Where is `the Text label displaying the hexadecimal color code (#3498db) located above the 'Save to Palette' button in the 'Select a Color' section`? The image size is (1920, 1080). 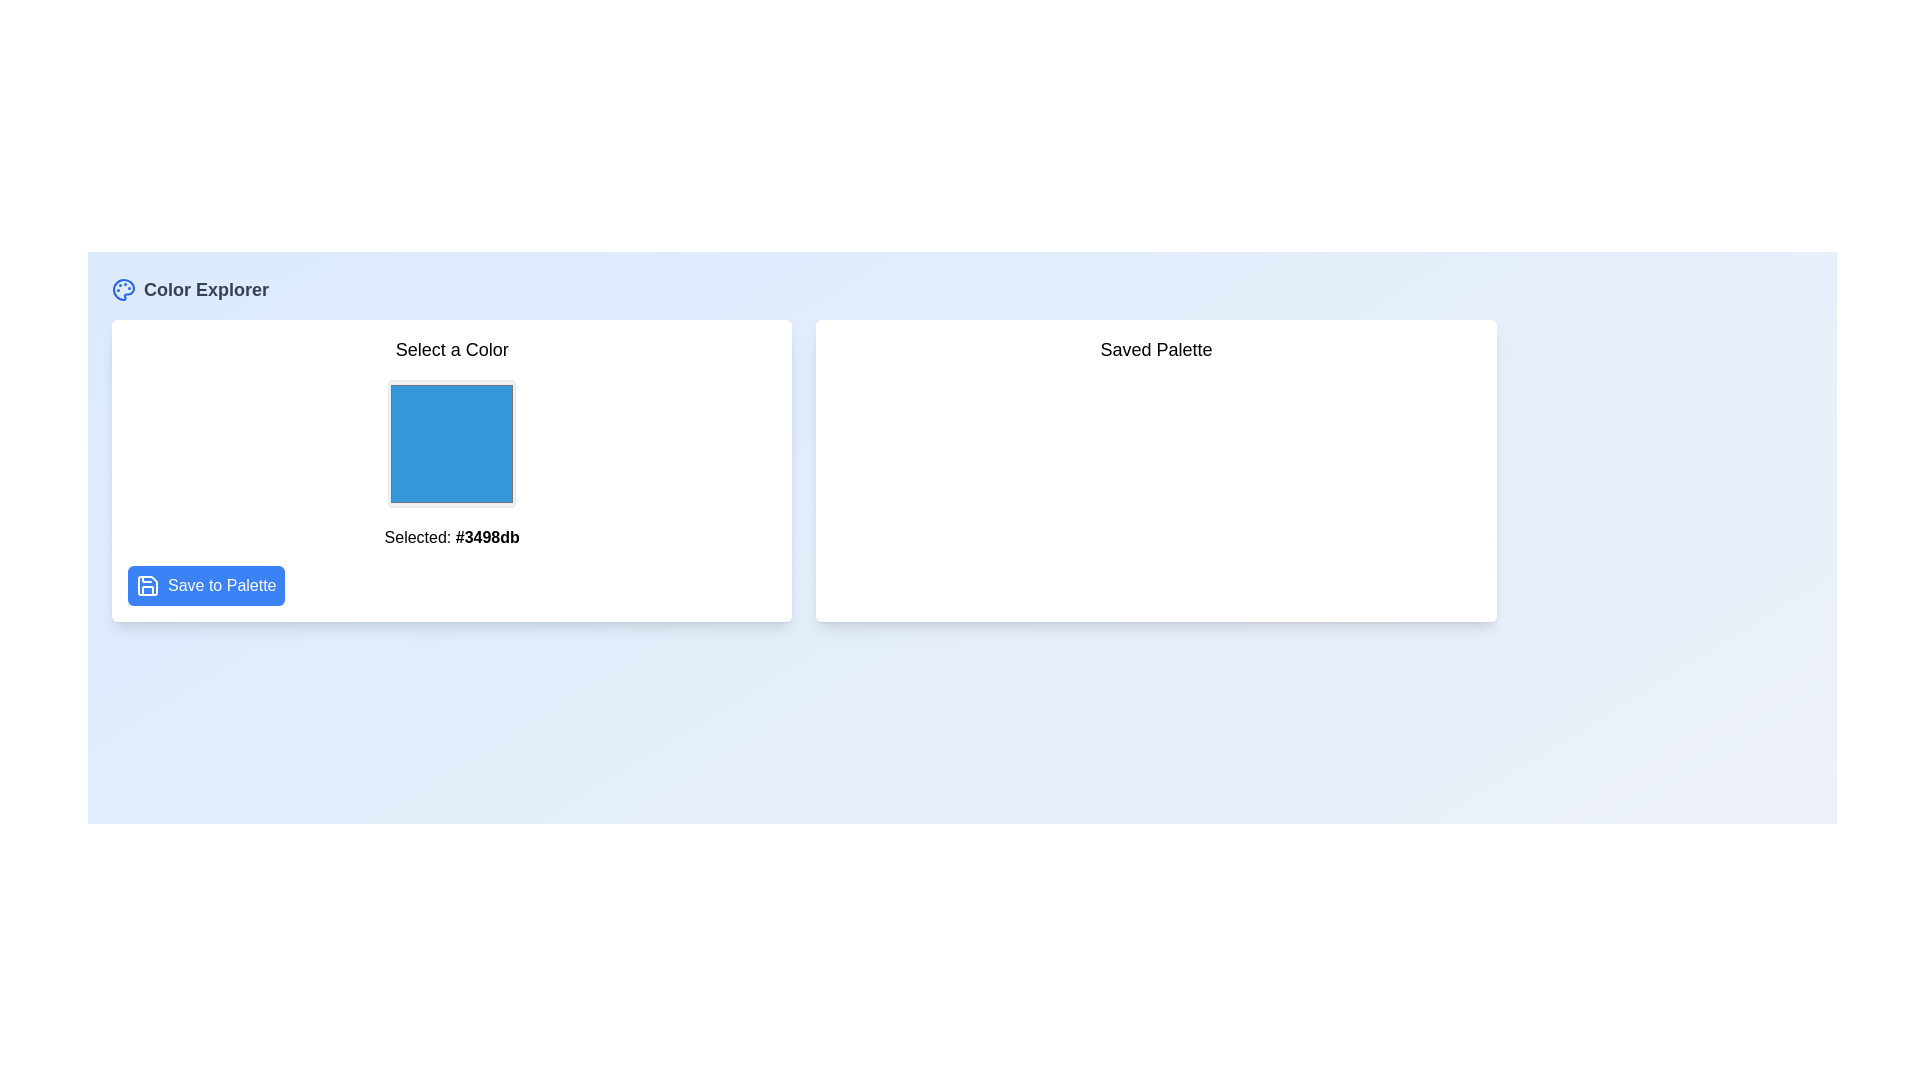
the Text label displaying the hexadecimal color code (#3498db) located above the 'Save to Palette' button in the 'Select a Color' section is located at coordinates (451, 536).